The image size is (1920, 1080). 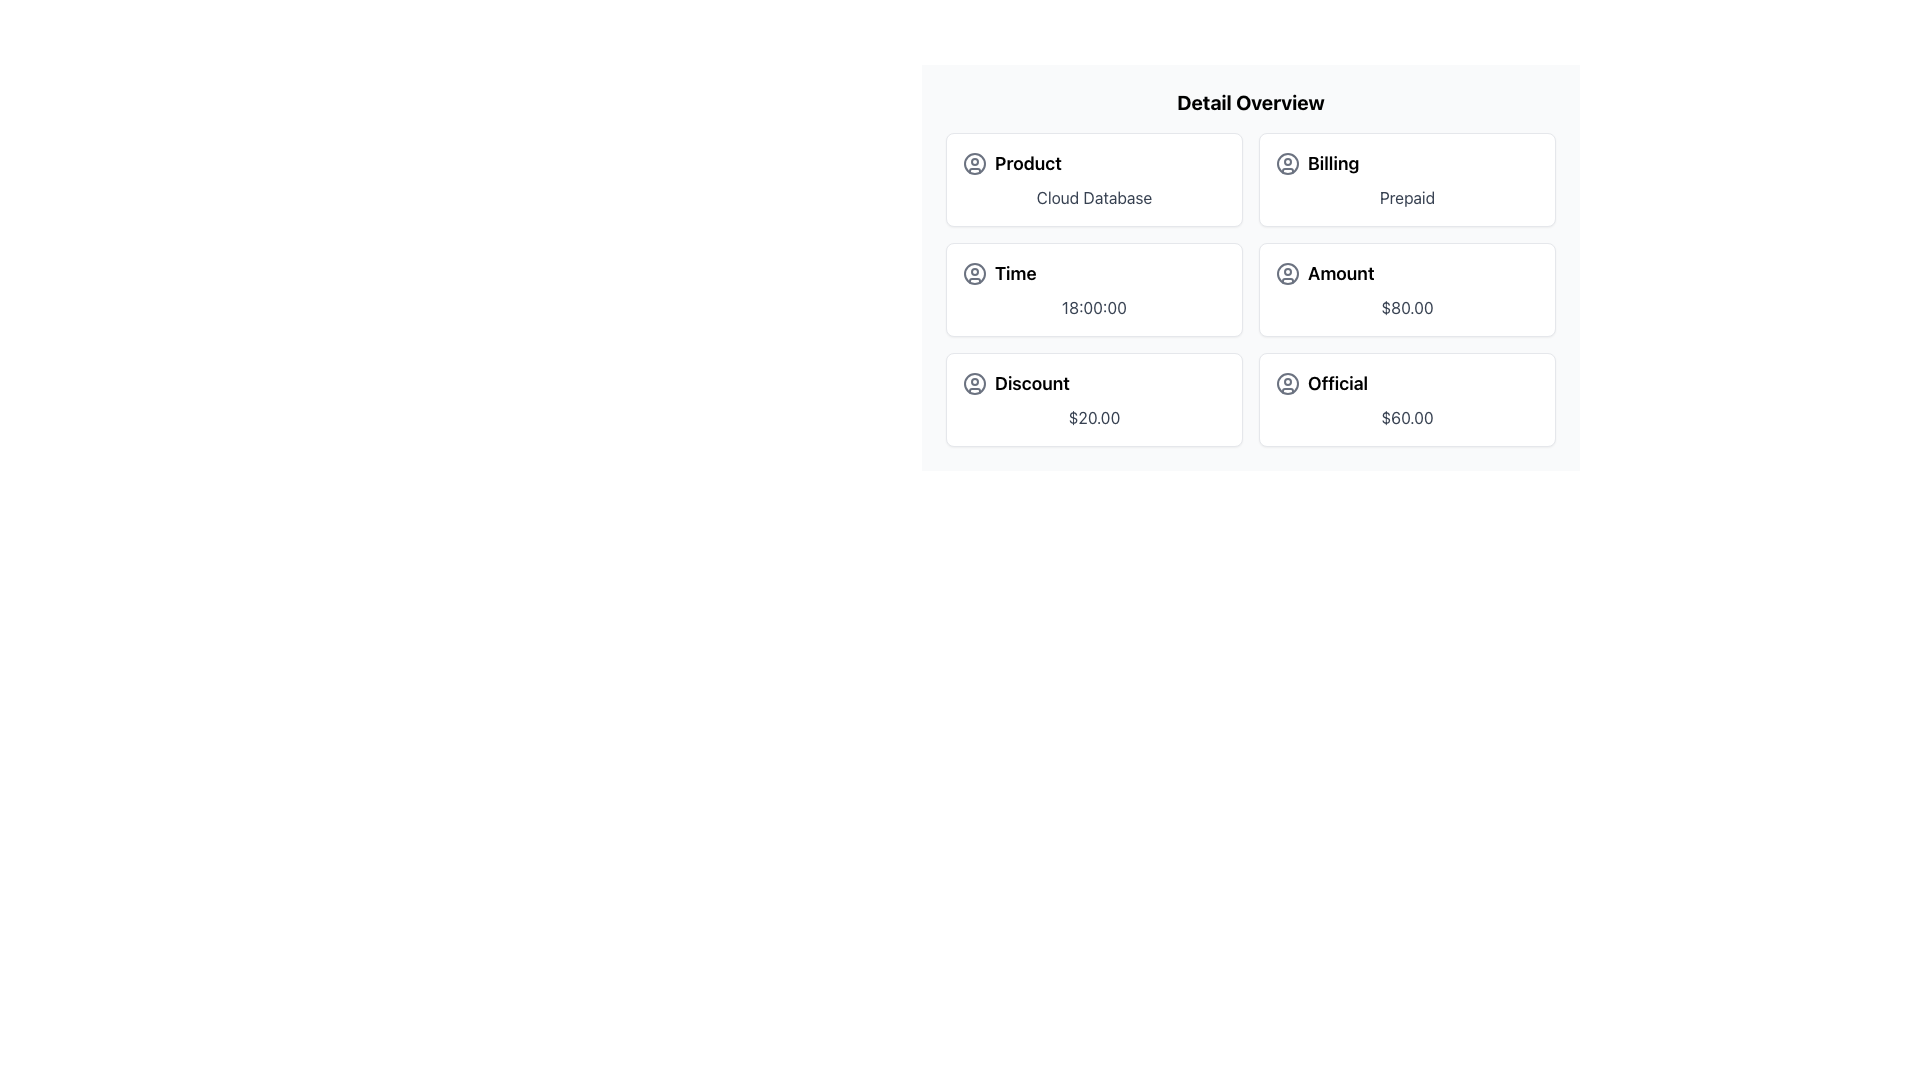 I want to click on the largest circular graphic element with a gray outline, part of the user icon located in the bottom-right card labeled 'Official', so click(x=1287, y=384).